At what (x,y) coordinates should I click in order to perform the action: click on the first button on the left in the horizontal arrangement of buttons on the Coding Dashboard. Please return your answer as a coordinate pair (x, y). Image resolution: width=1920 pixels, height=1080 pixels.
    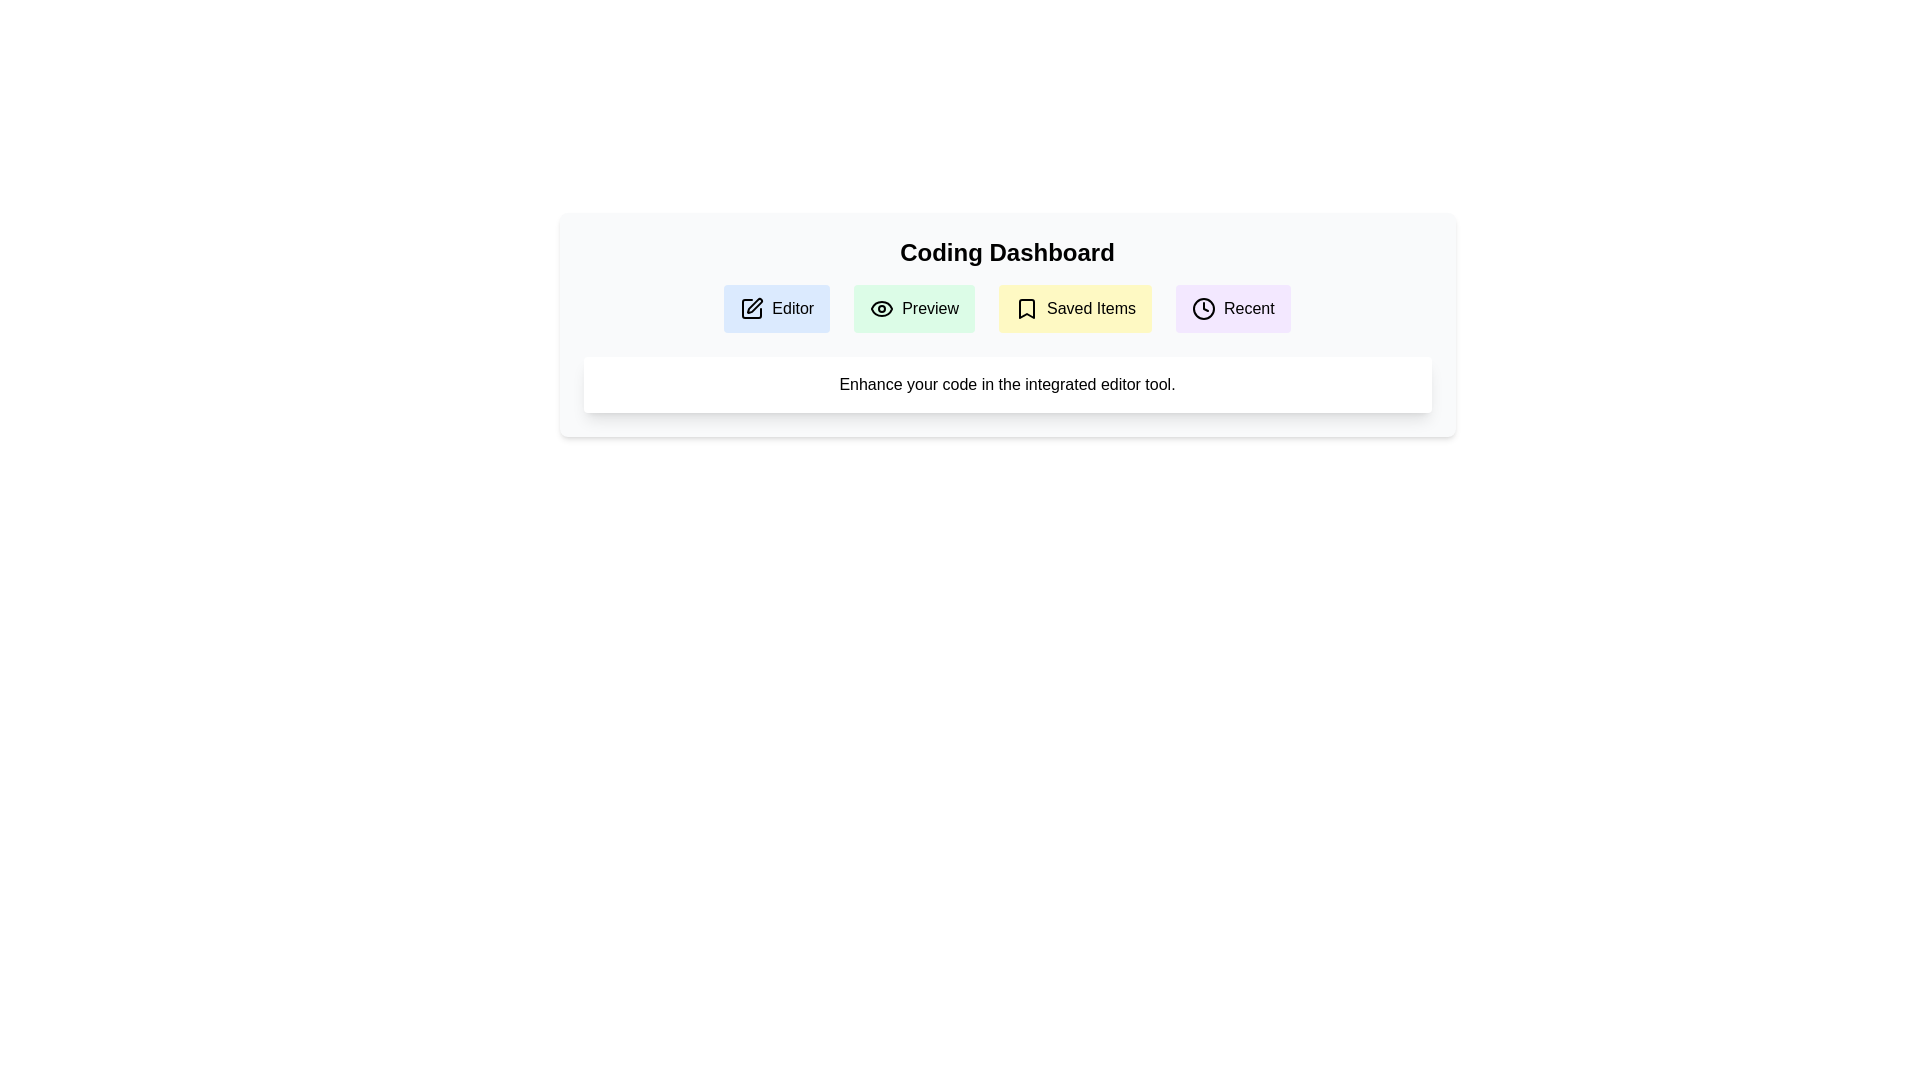
    Looking at the image, I should click on (776, 308).